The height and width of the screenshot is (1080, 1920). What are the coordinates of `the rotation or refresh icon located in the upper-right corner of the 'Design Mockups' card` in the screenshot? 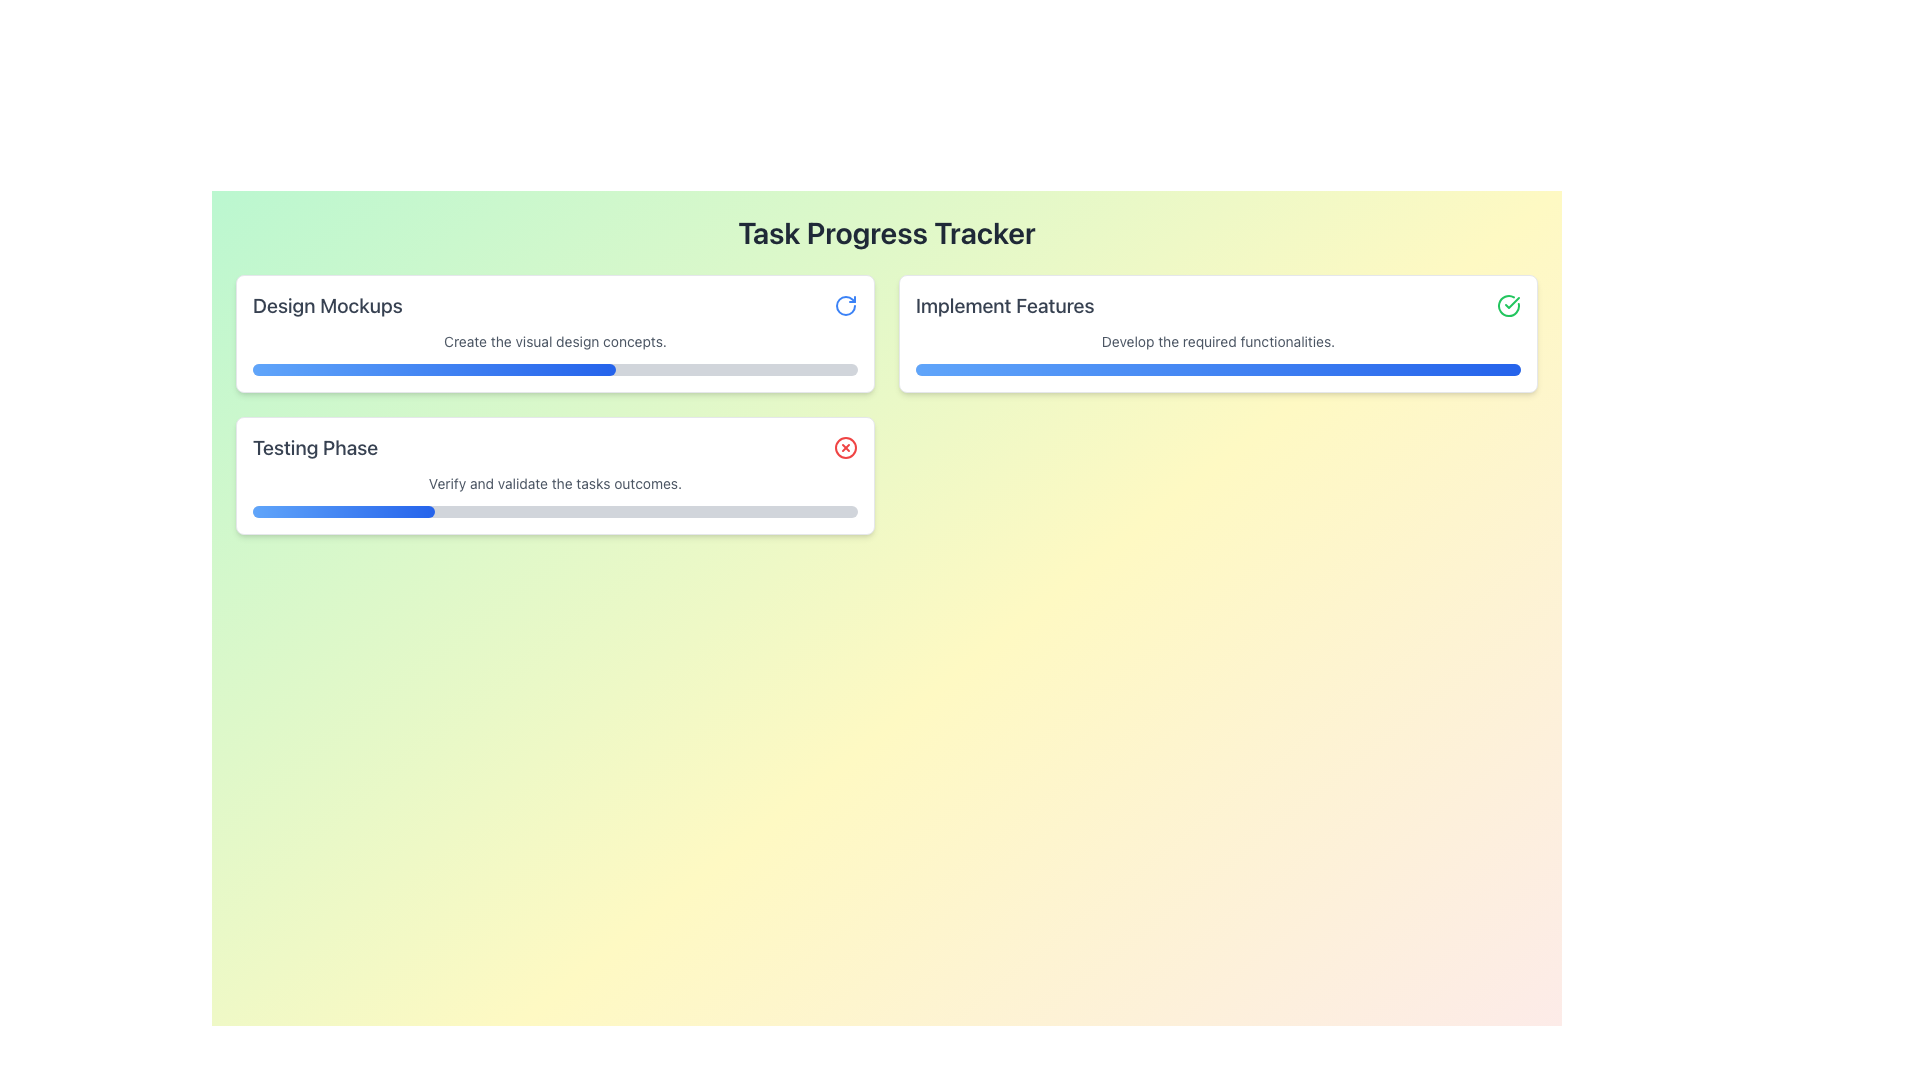 It's located at (845, 305).